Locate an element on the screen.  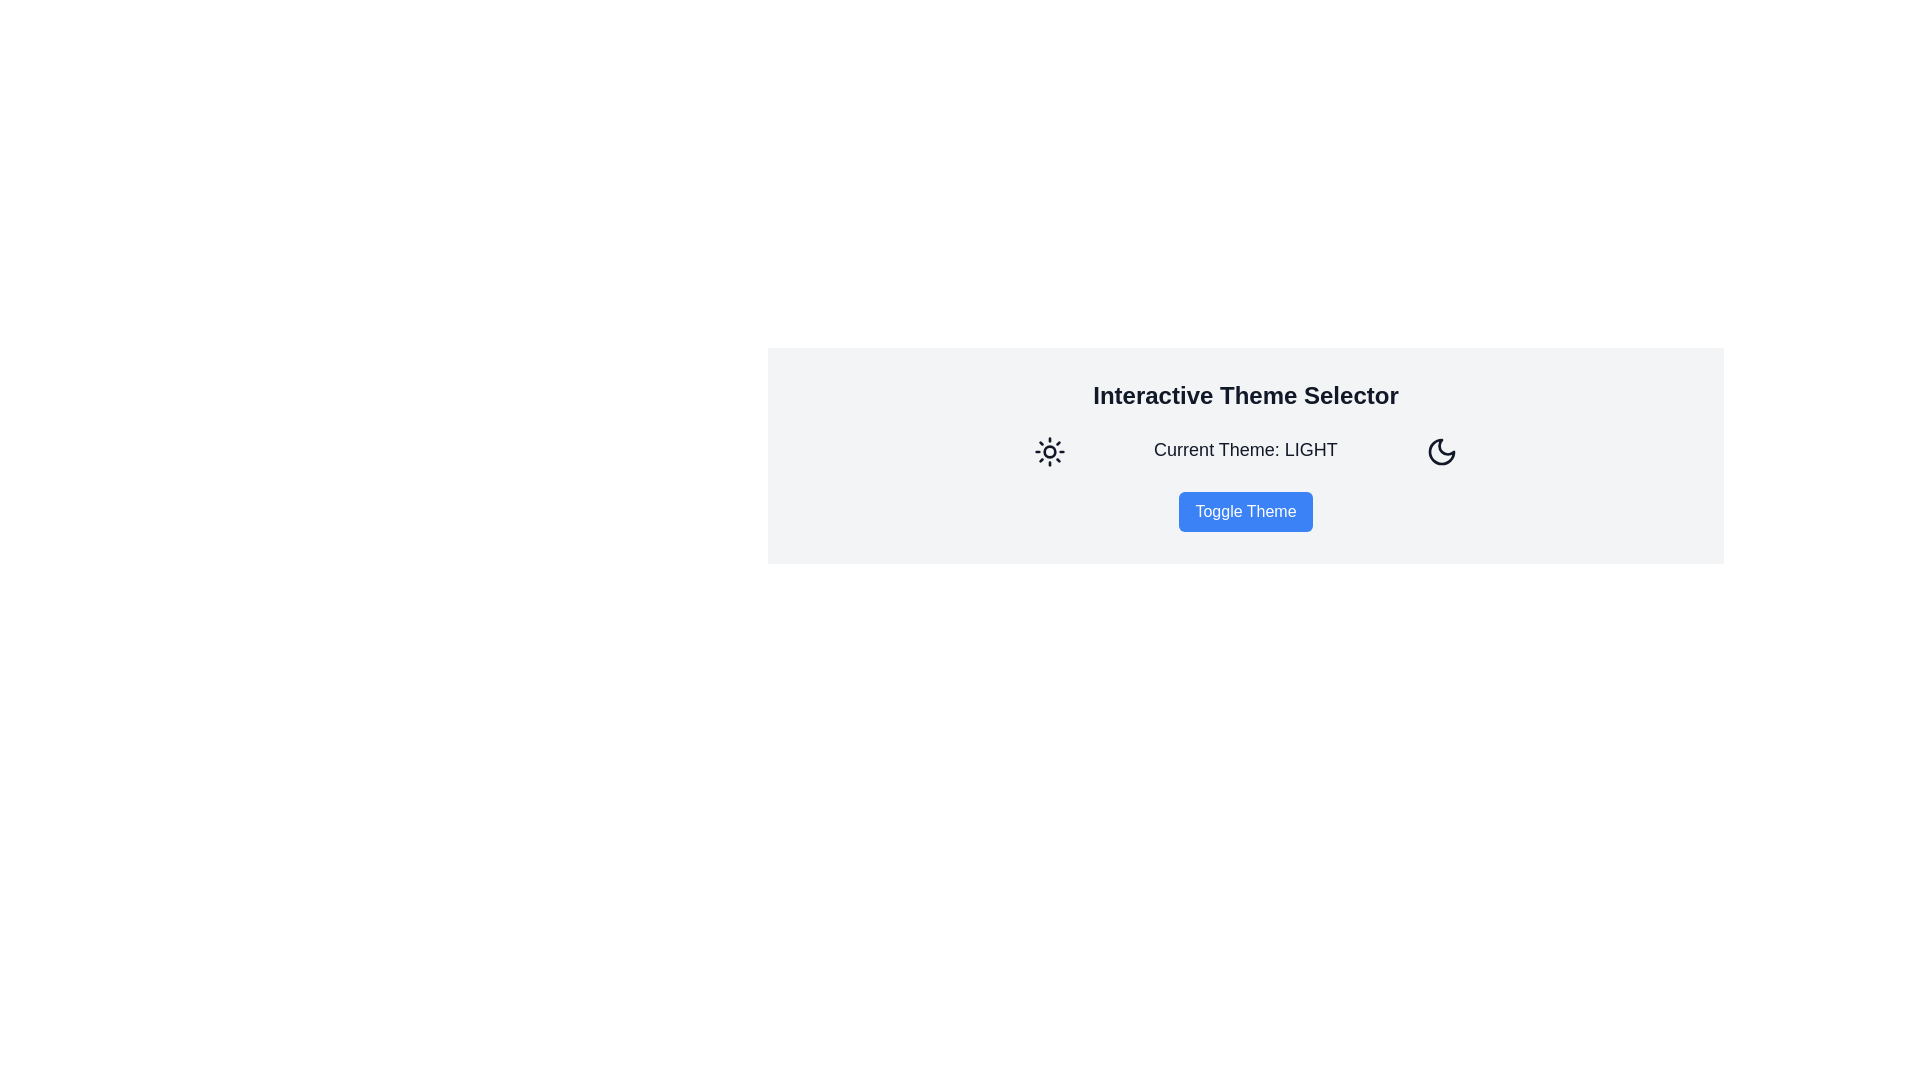
the nighttime or dark theme mode icon located on the right side in the central region of the interface layout is located at coordinates (1441, 451).